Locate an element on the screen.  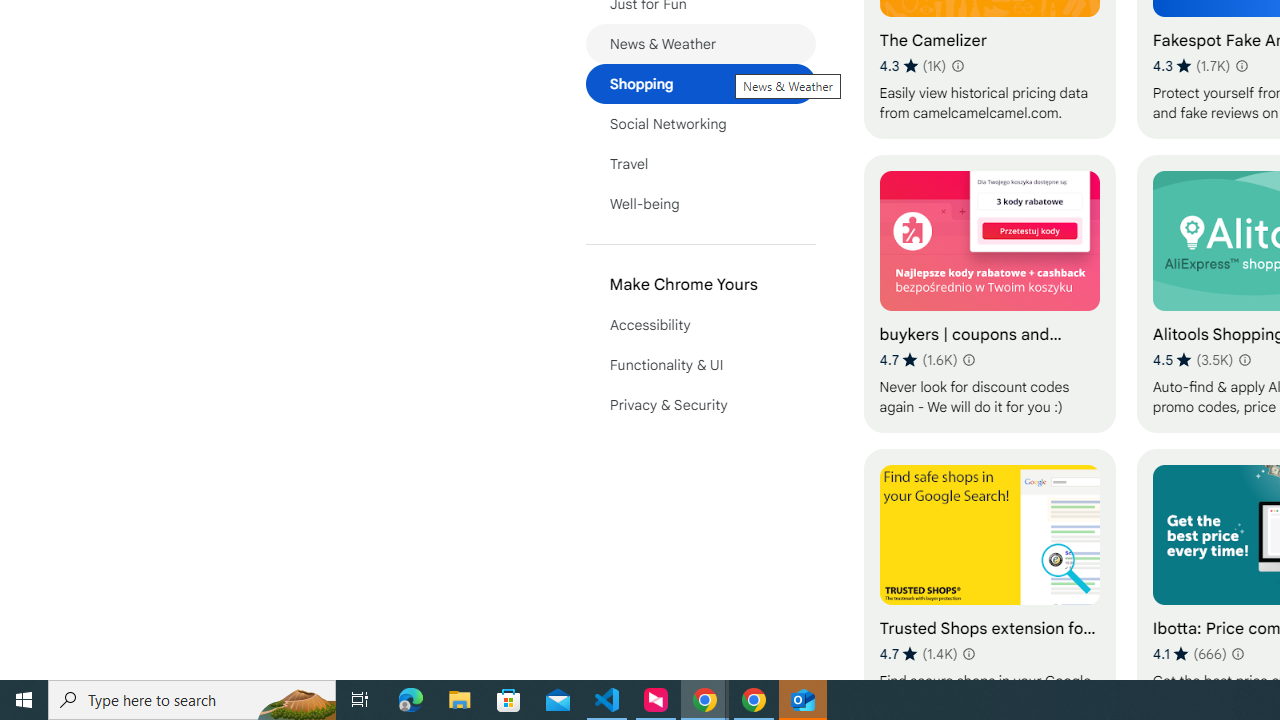
'Average rating 4.7 out of 5 stars. 1.4K ratings.' is located at coordinates (917, 653).